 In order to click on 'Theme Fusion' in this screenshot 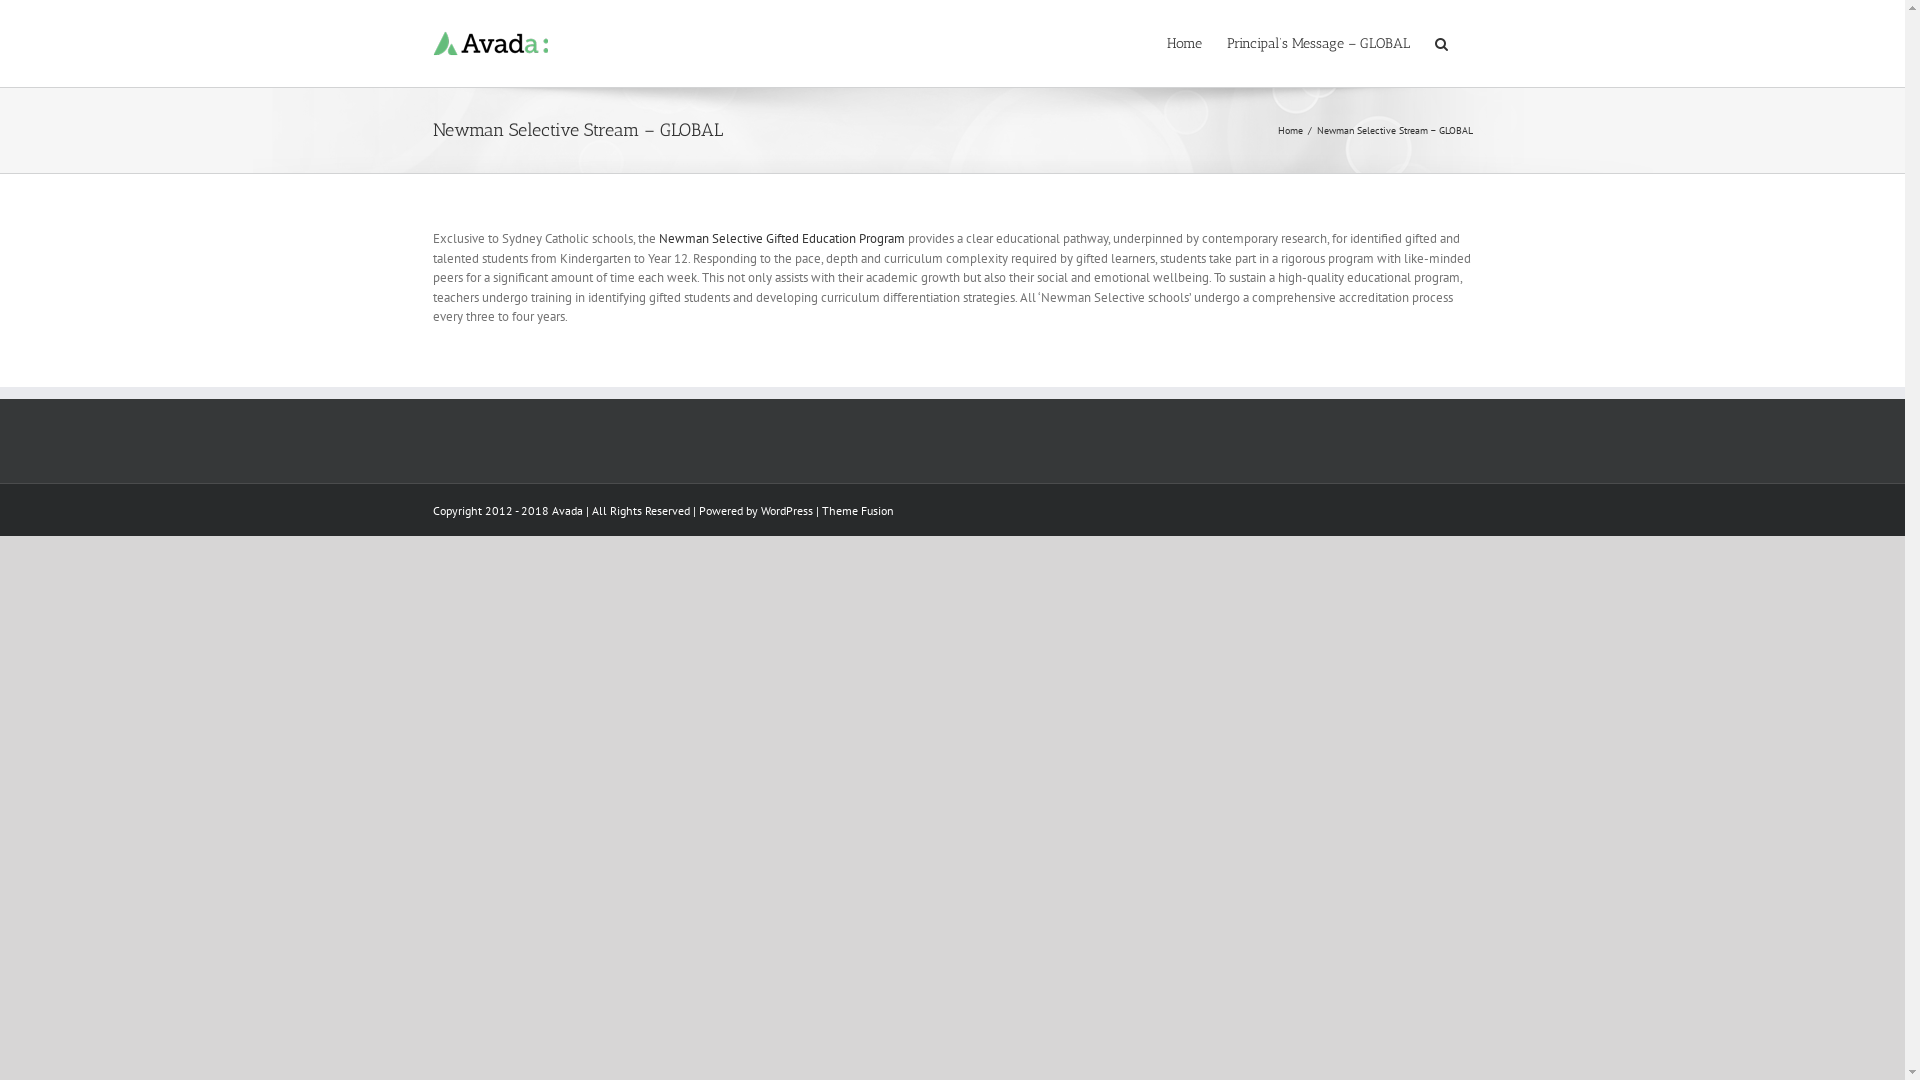, I will do `click(858, 508)`.